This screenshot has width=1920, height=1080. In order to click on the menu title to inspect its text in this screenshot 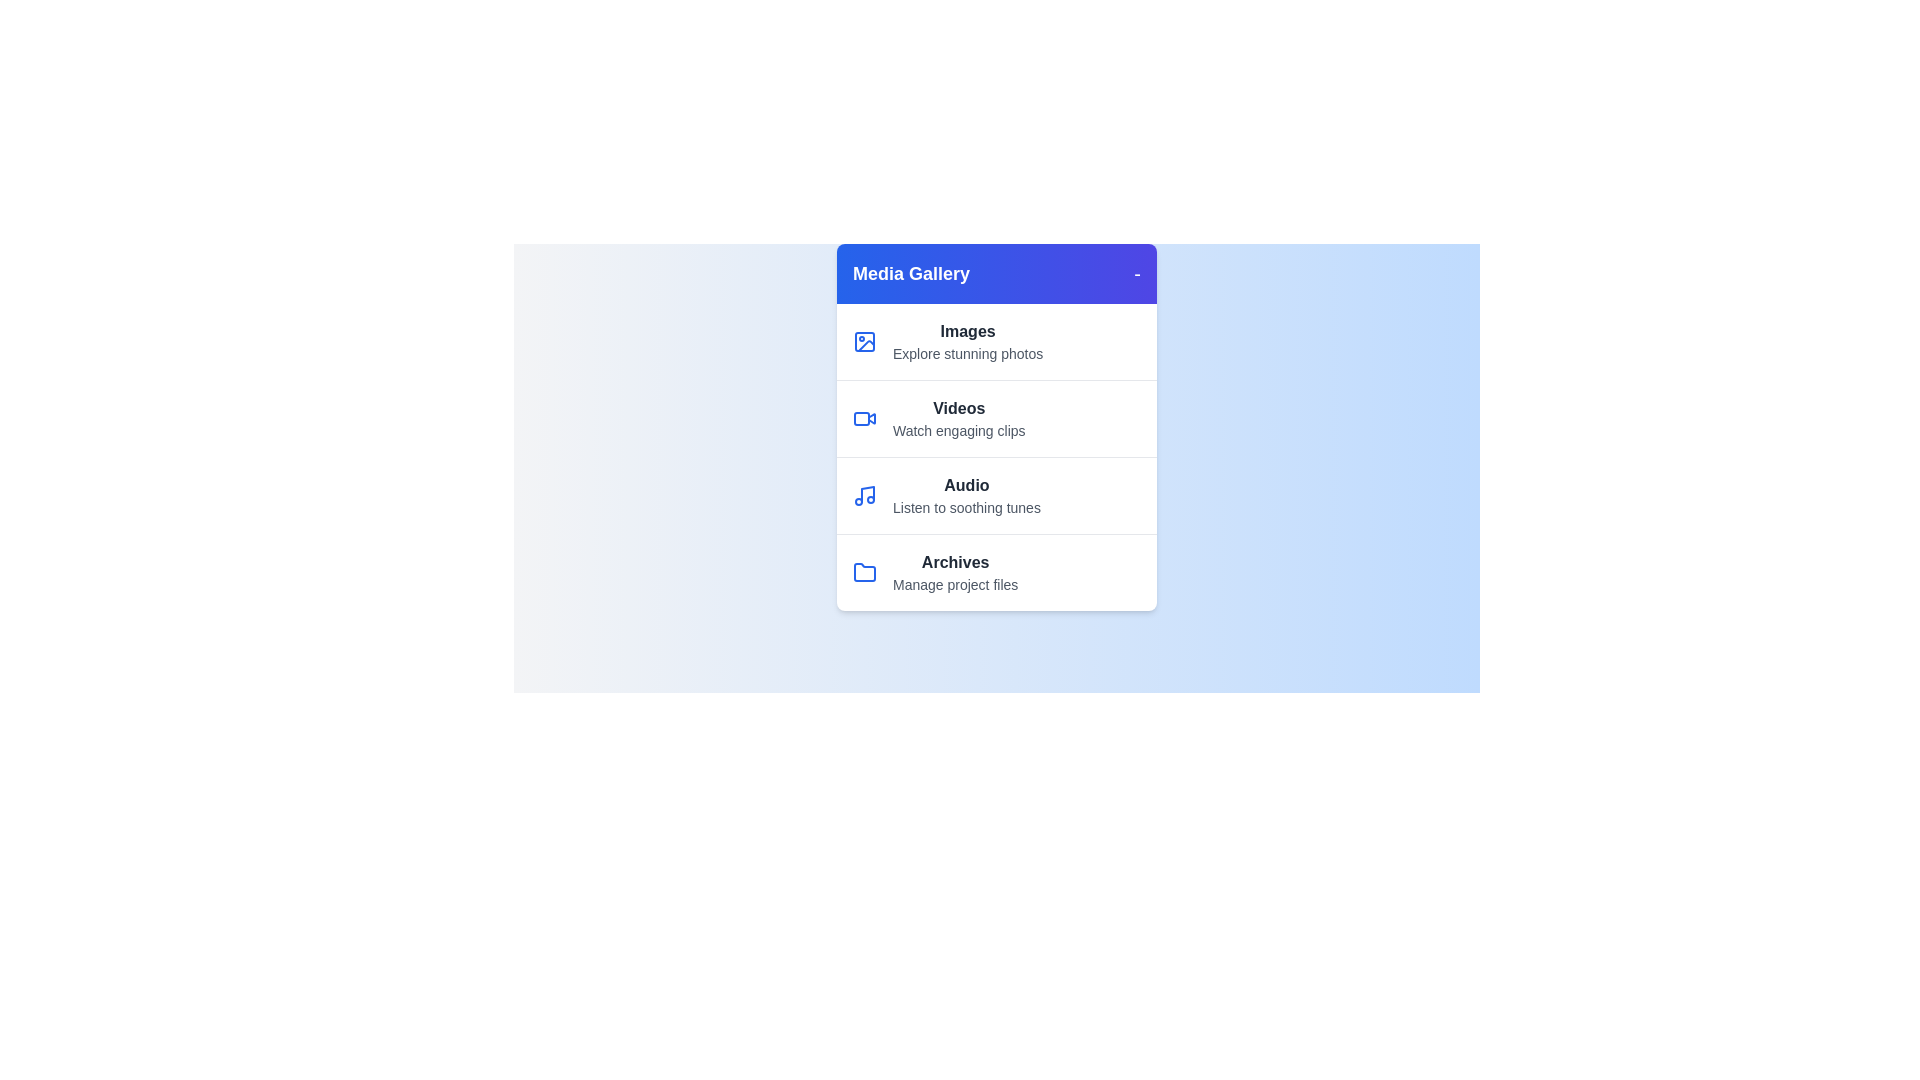, I will do `click(910, 273)`.